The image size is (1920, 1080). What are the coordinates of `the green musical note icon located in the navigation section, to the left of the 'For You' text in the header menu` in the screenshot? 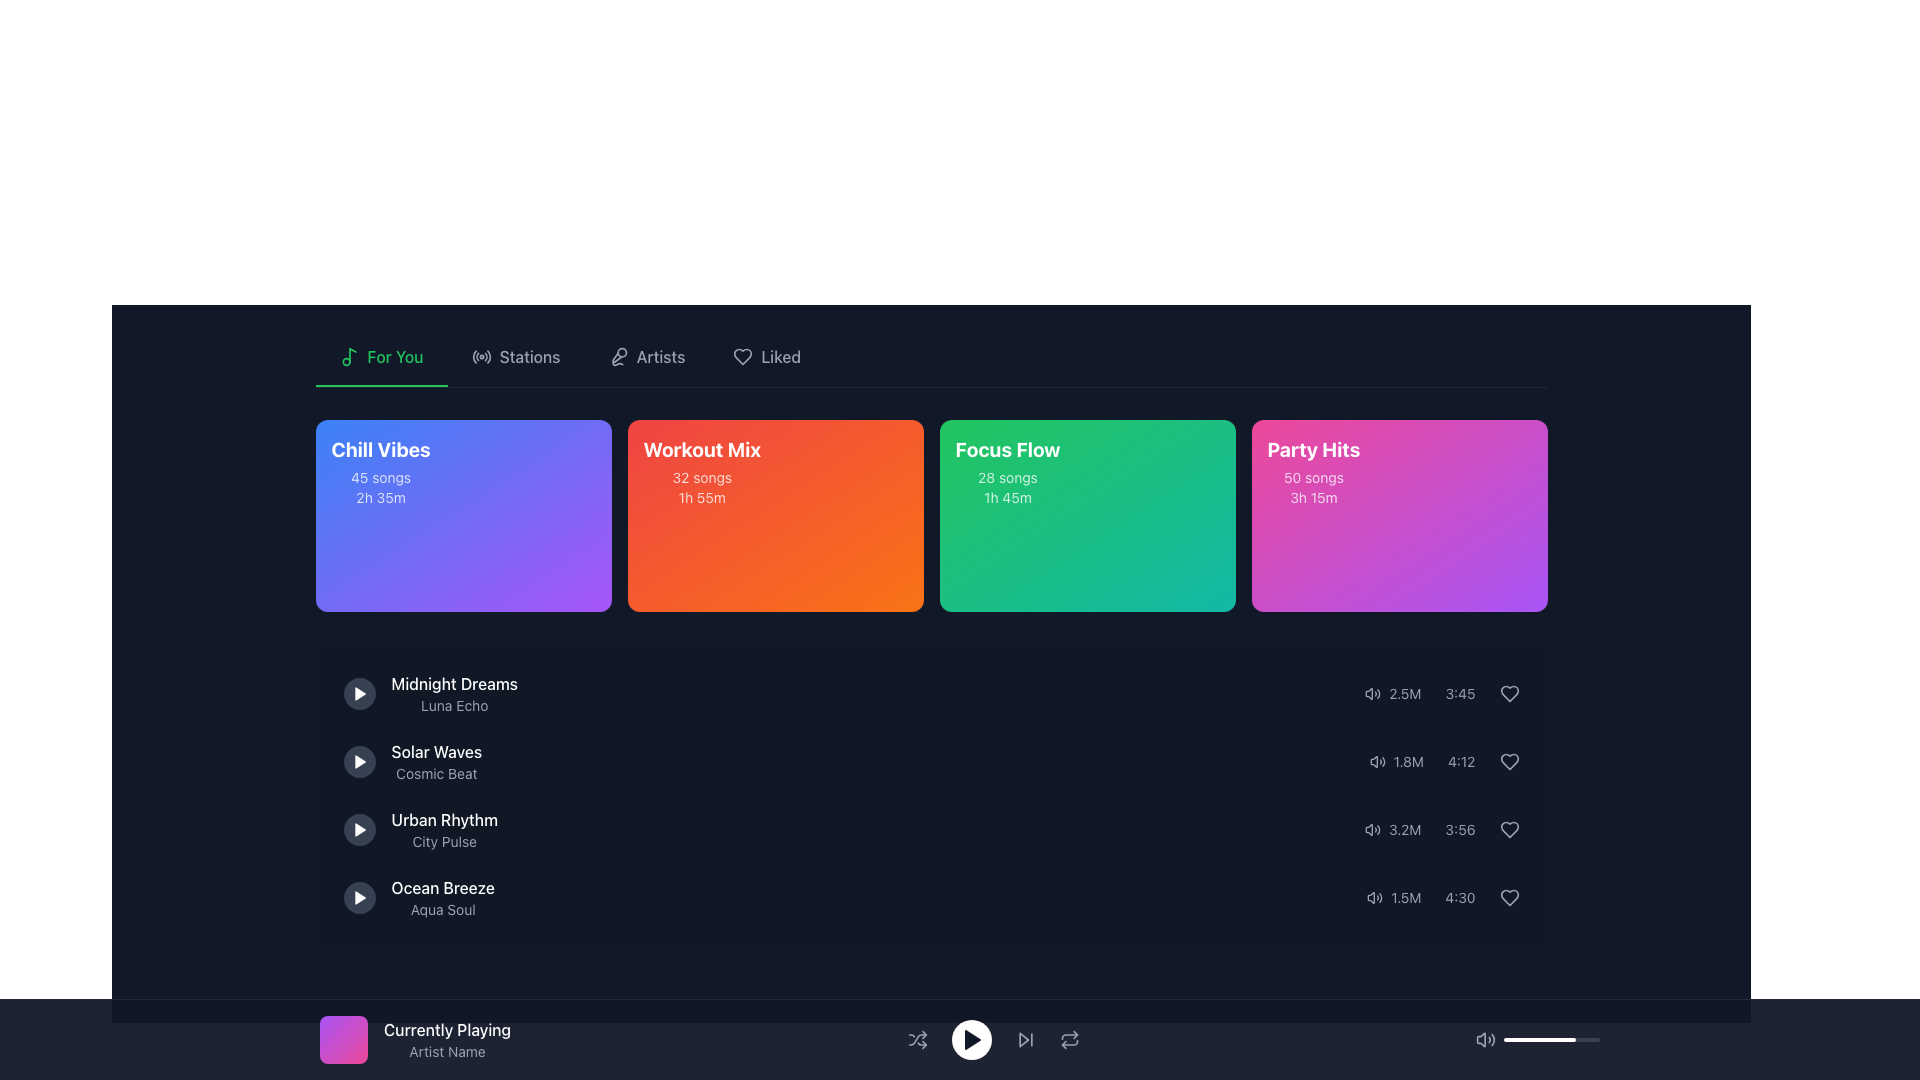 It's located at (349, 356).